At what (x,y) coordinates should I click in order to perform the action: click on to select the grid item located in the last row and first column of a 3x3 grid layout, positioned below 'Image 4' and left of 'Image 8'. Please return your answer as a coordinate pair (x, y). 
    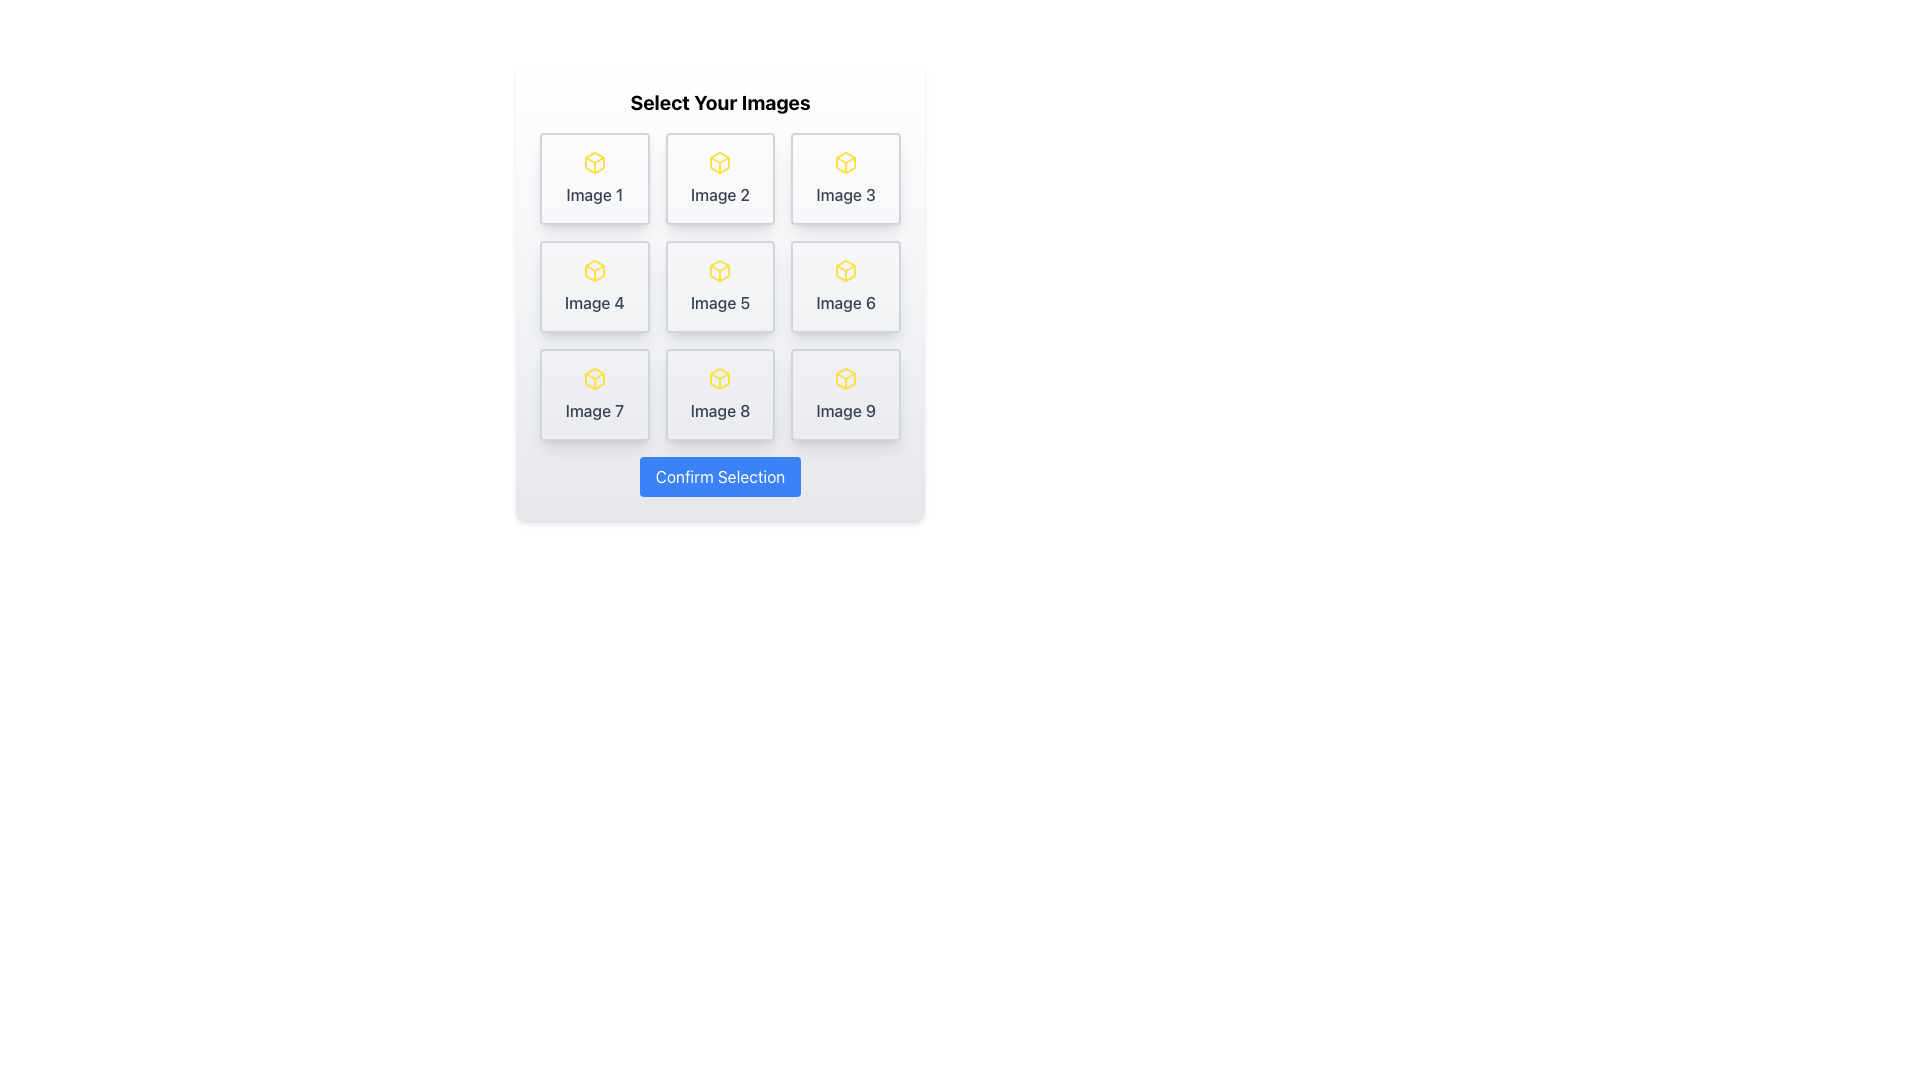
    Looking at the image, I should click on (593, 394).